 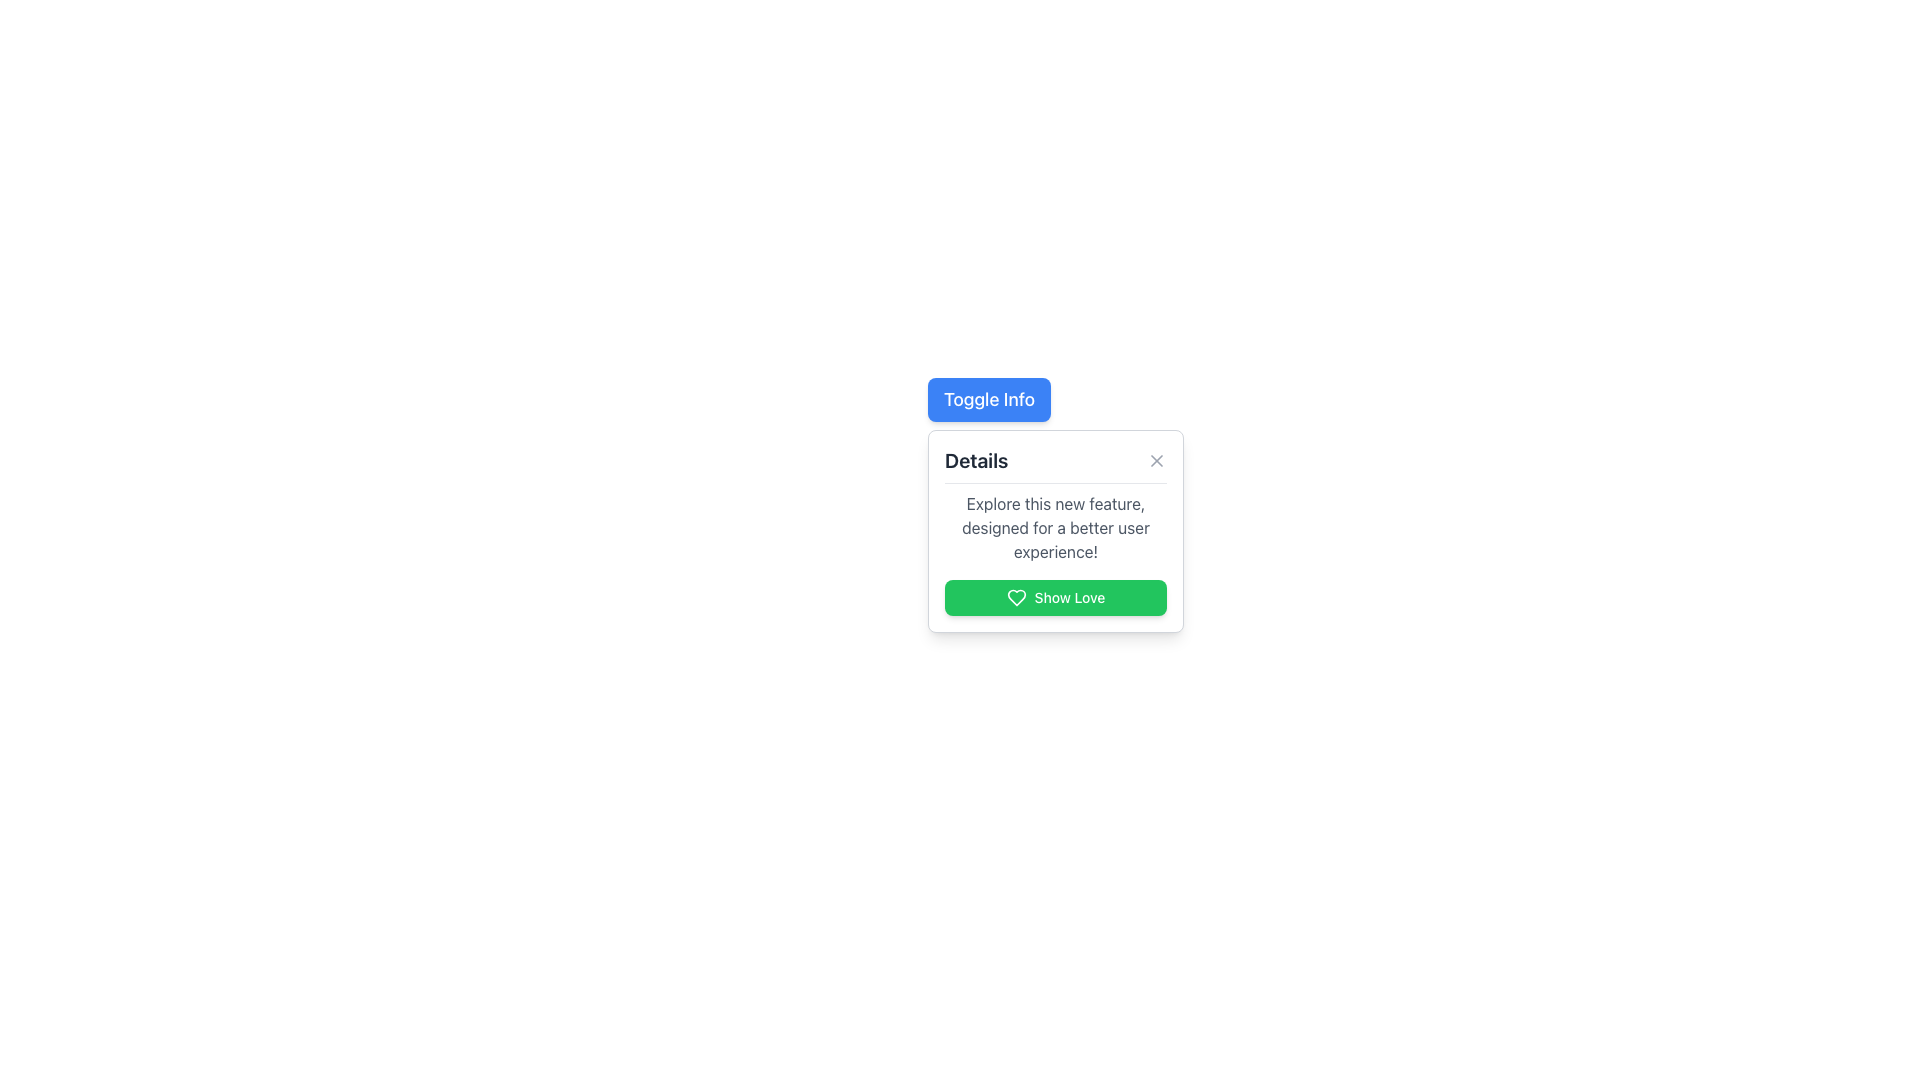 What do you see at coordinates (989, 400) in the screenshot?
I see `the toggle button located at the top-left corner of the pop-up section to show or hide additional information` at bounding box center [989, 400].